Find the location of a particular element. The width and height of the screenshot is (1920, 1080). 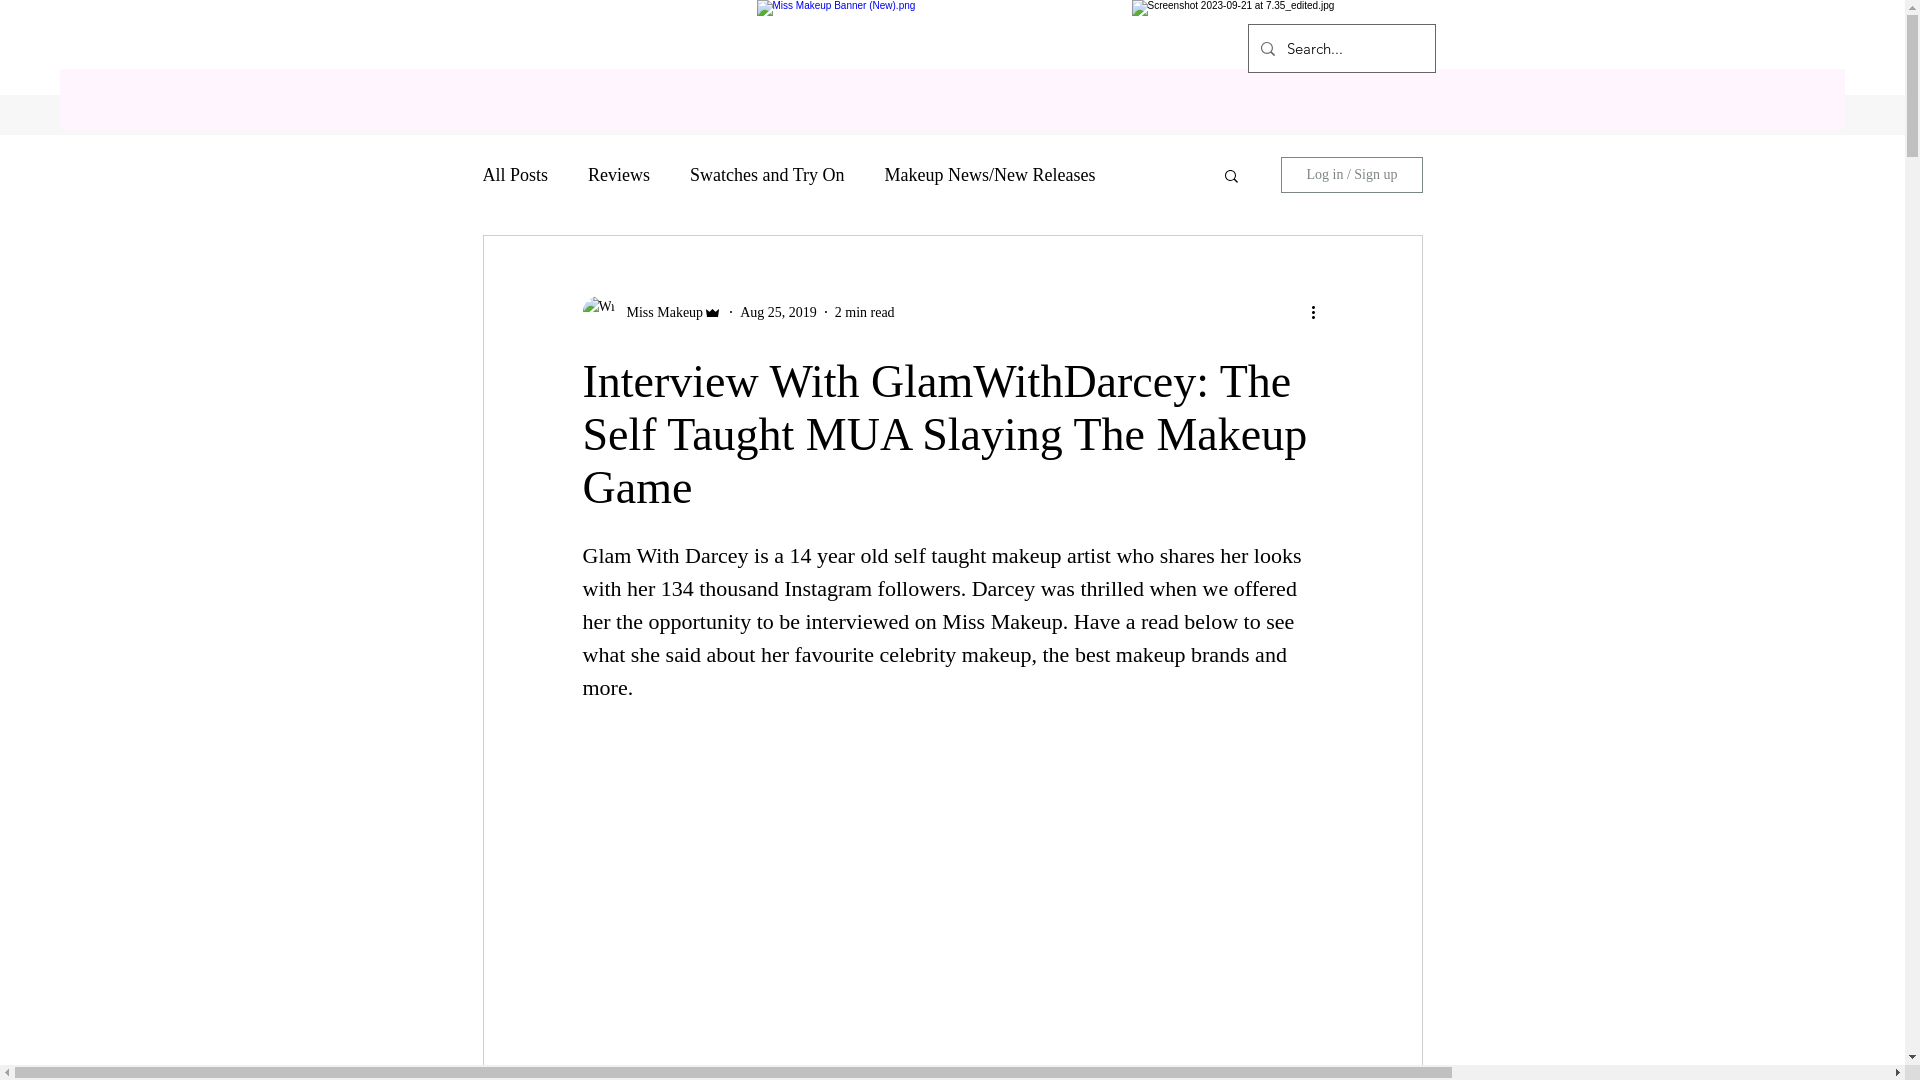

'Log in / Sign up' is located at coordinates (1351, 173).